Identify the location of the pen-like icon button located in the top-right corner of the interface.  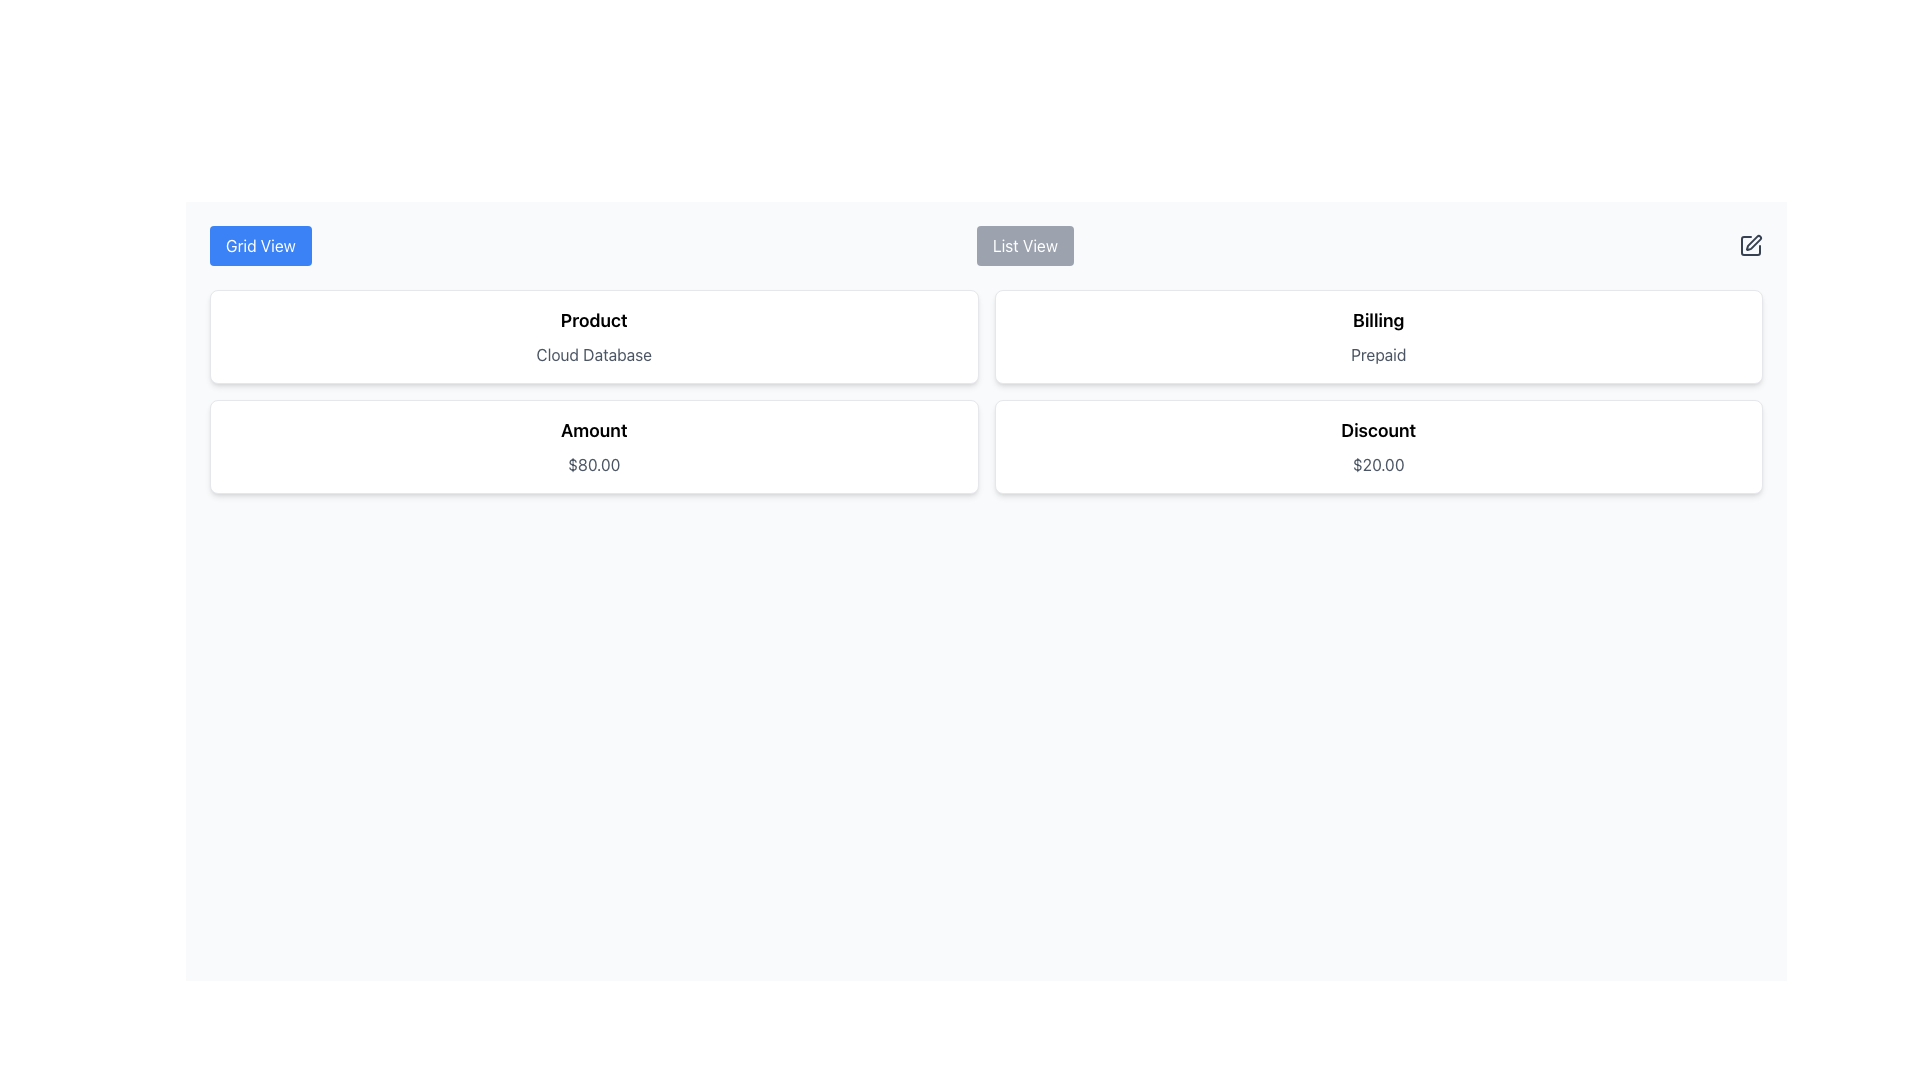
(1752, 242).